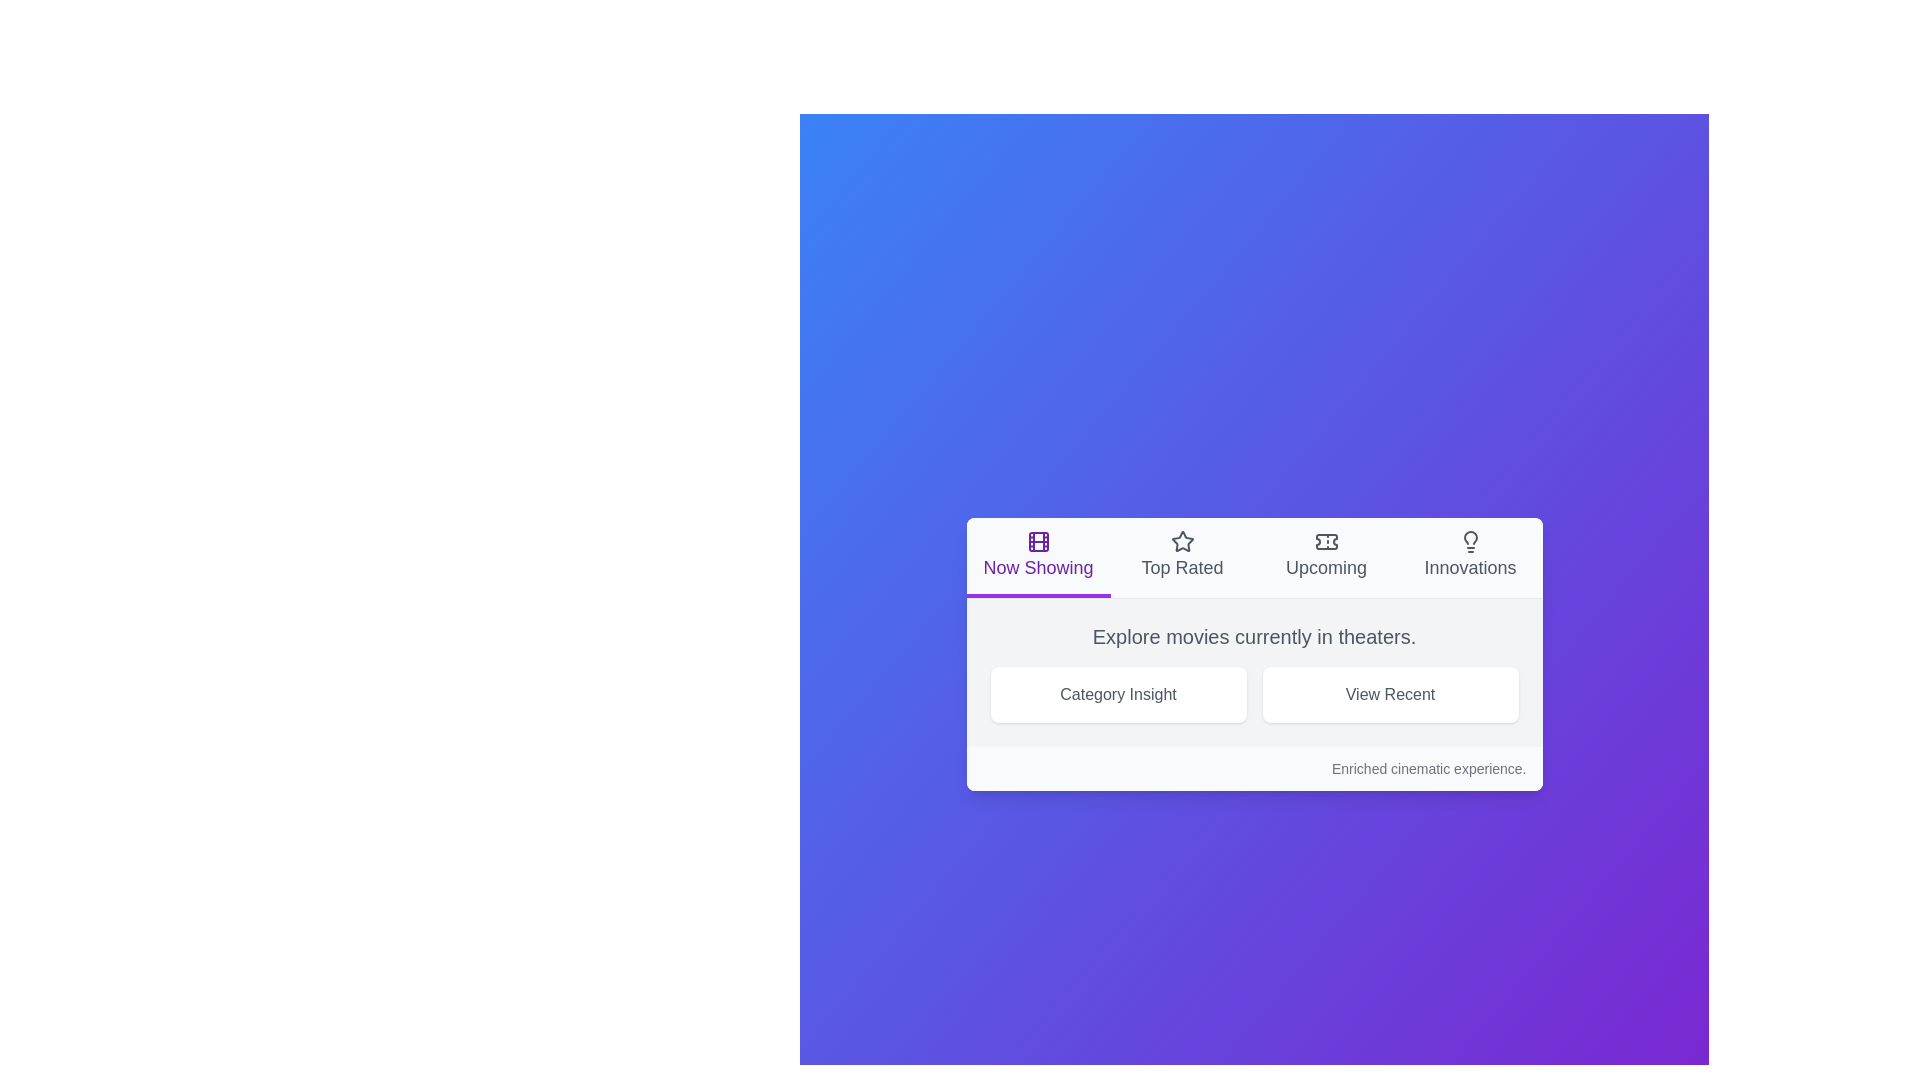 The width and height of the screenshot is (1920, 1080). What do you see at coordinates (1182, 567) in the screenshot?
I see `the 'Top Rated' text label in the navigation bar` at bounding box center [1182, 567].